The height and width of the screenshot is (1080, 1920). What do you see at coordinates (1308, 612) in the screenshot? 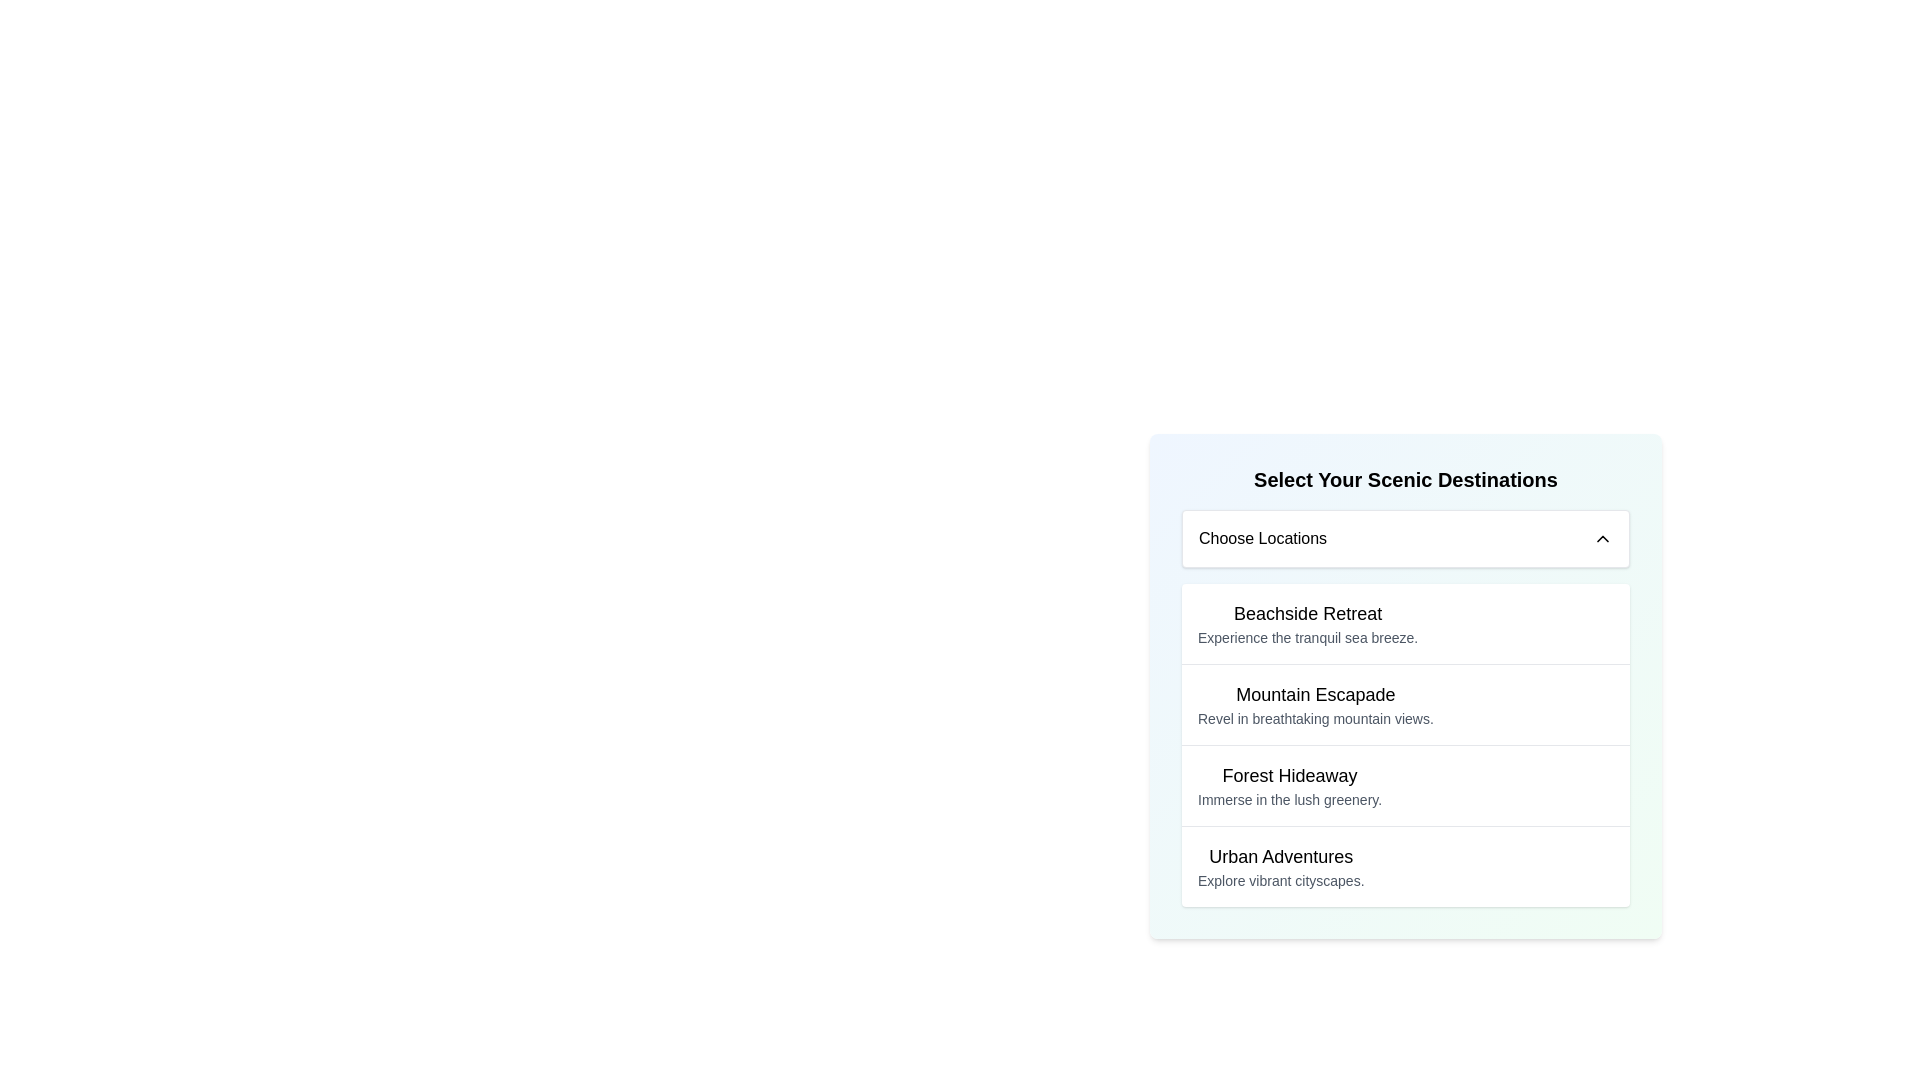
I see `the static text label that reads 'Beachside Retreat', which is prominently displayed above the text 'Experience the tranquil sea breeze' in the scenic destinations list` at bounding box center [1308, 612].